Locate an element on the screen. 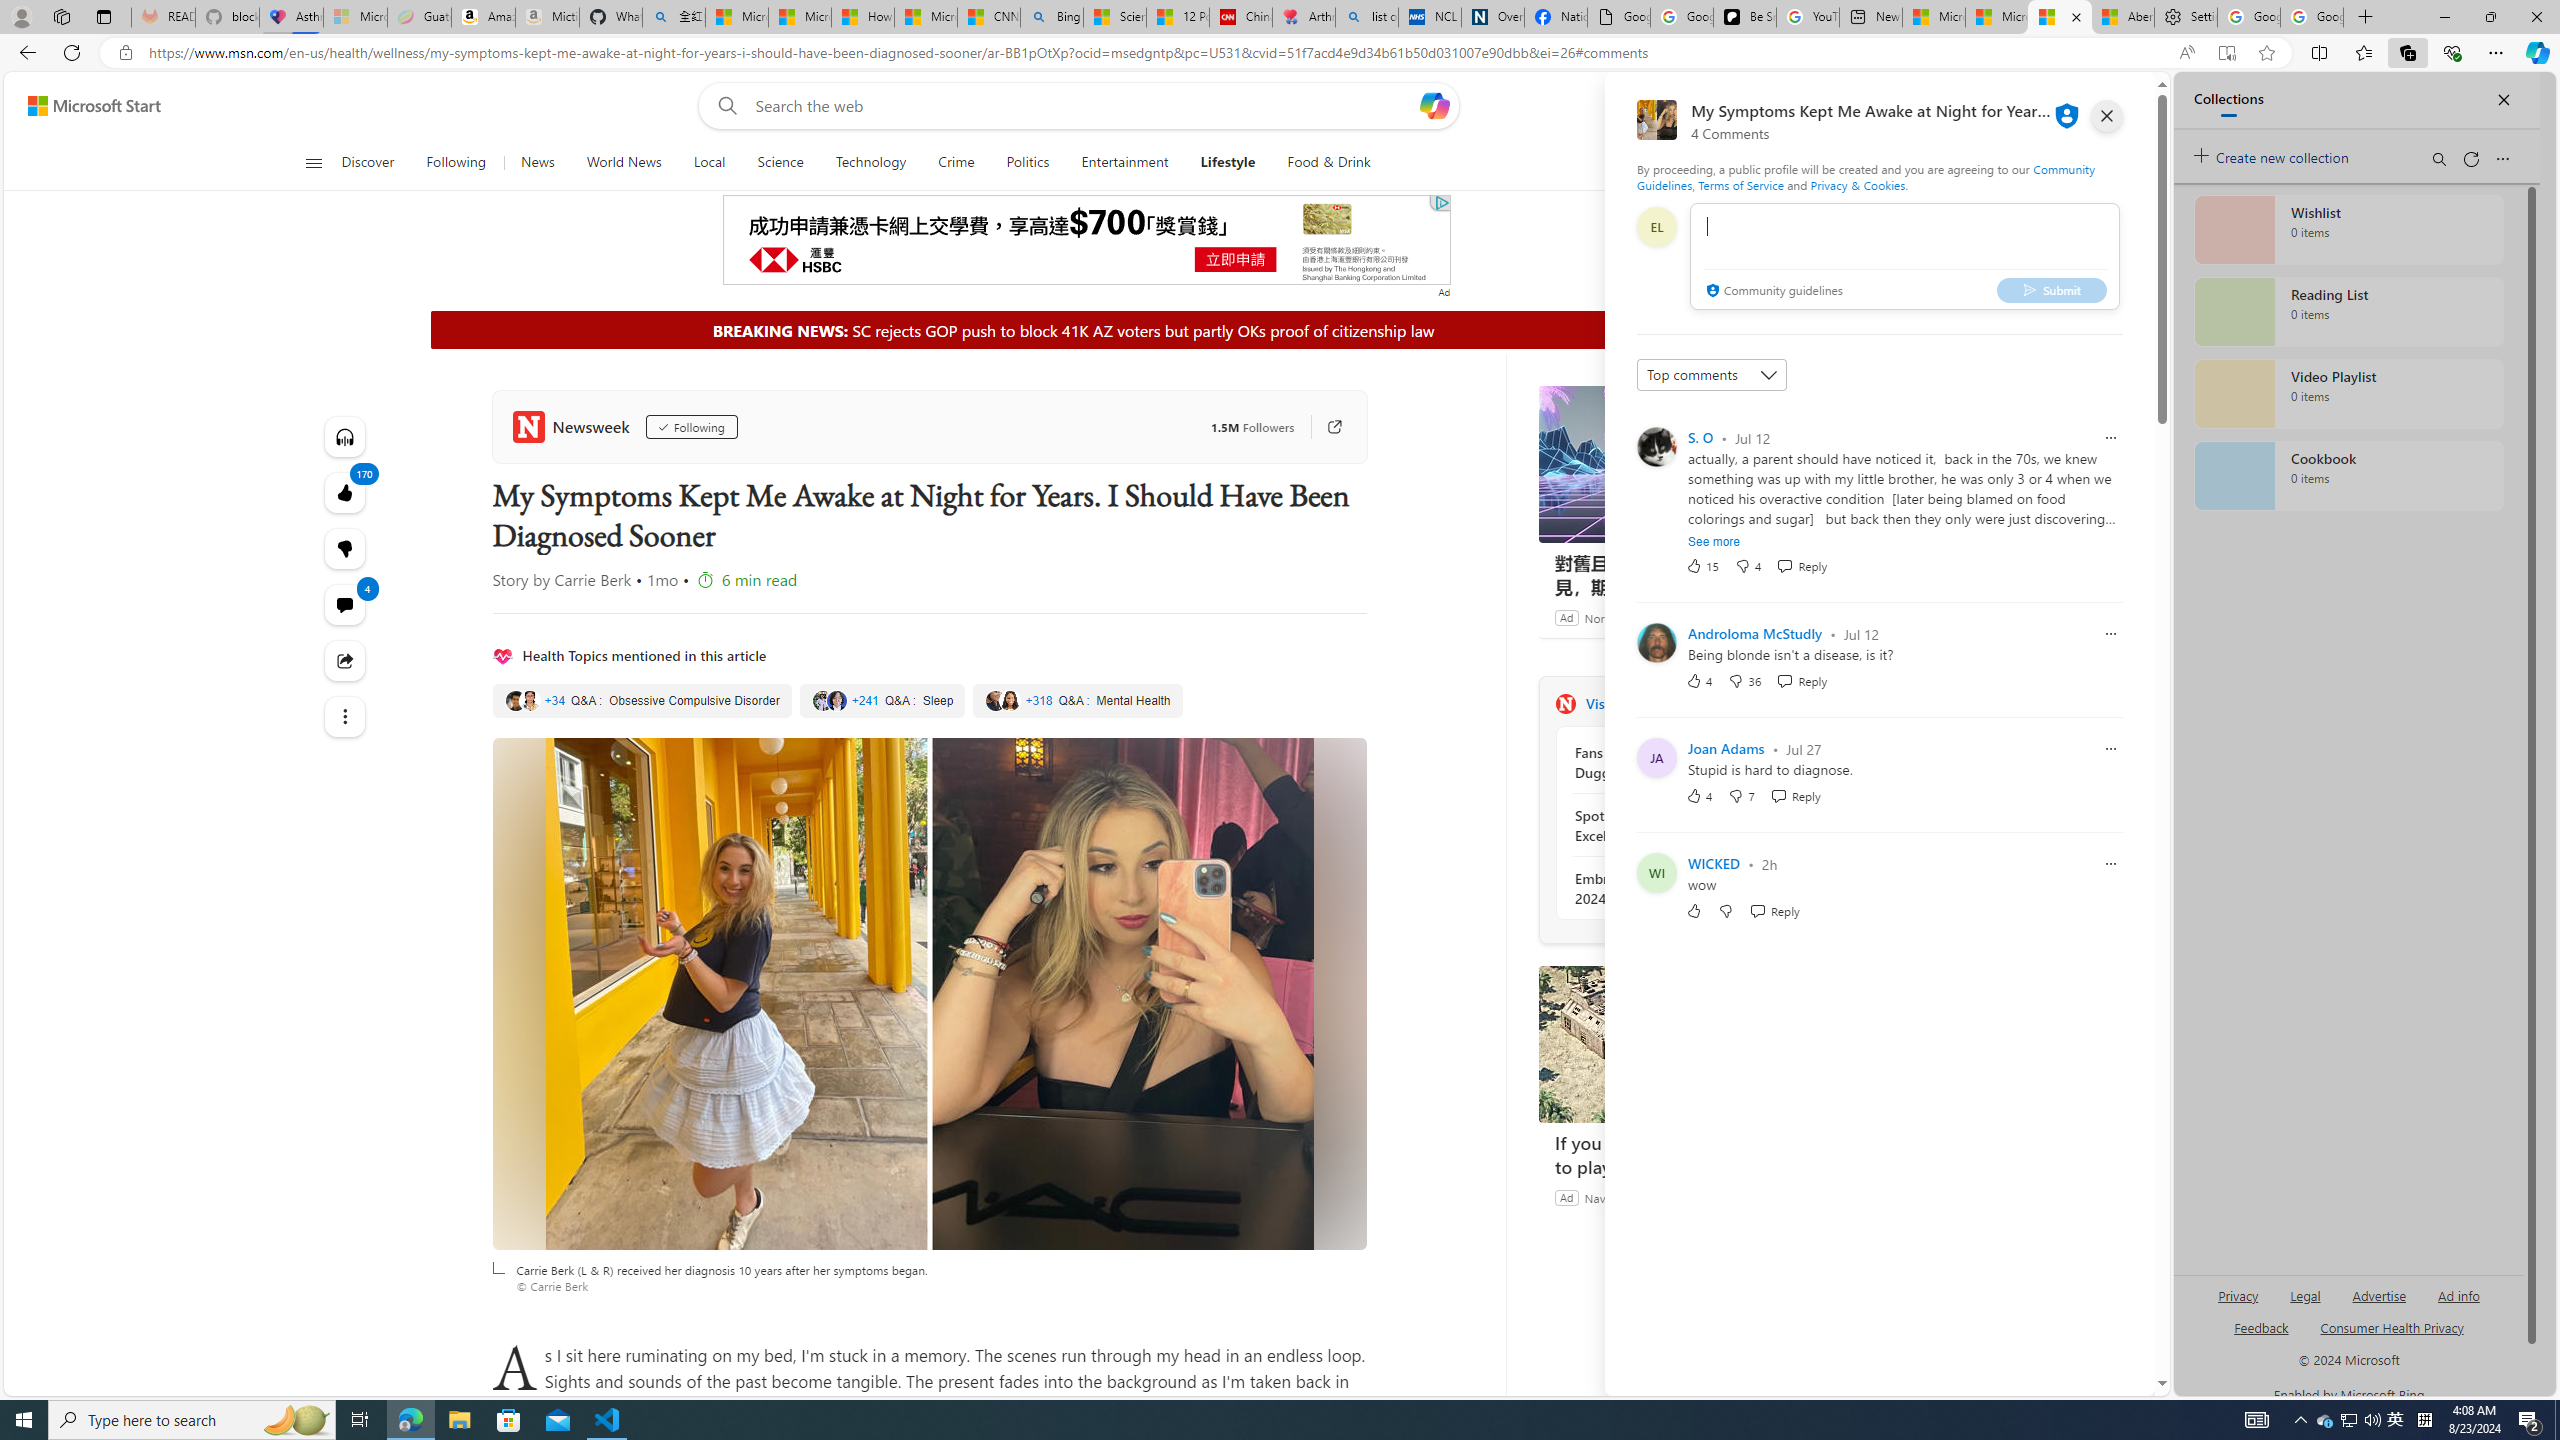  'Mental Health' is located at coordinates (1076, 700).